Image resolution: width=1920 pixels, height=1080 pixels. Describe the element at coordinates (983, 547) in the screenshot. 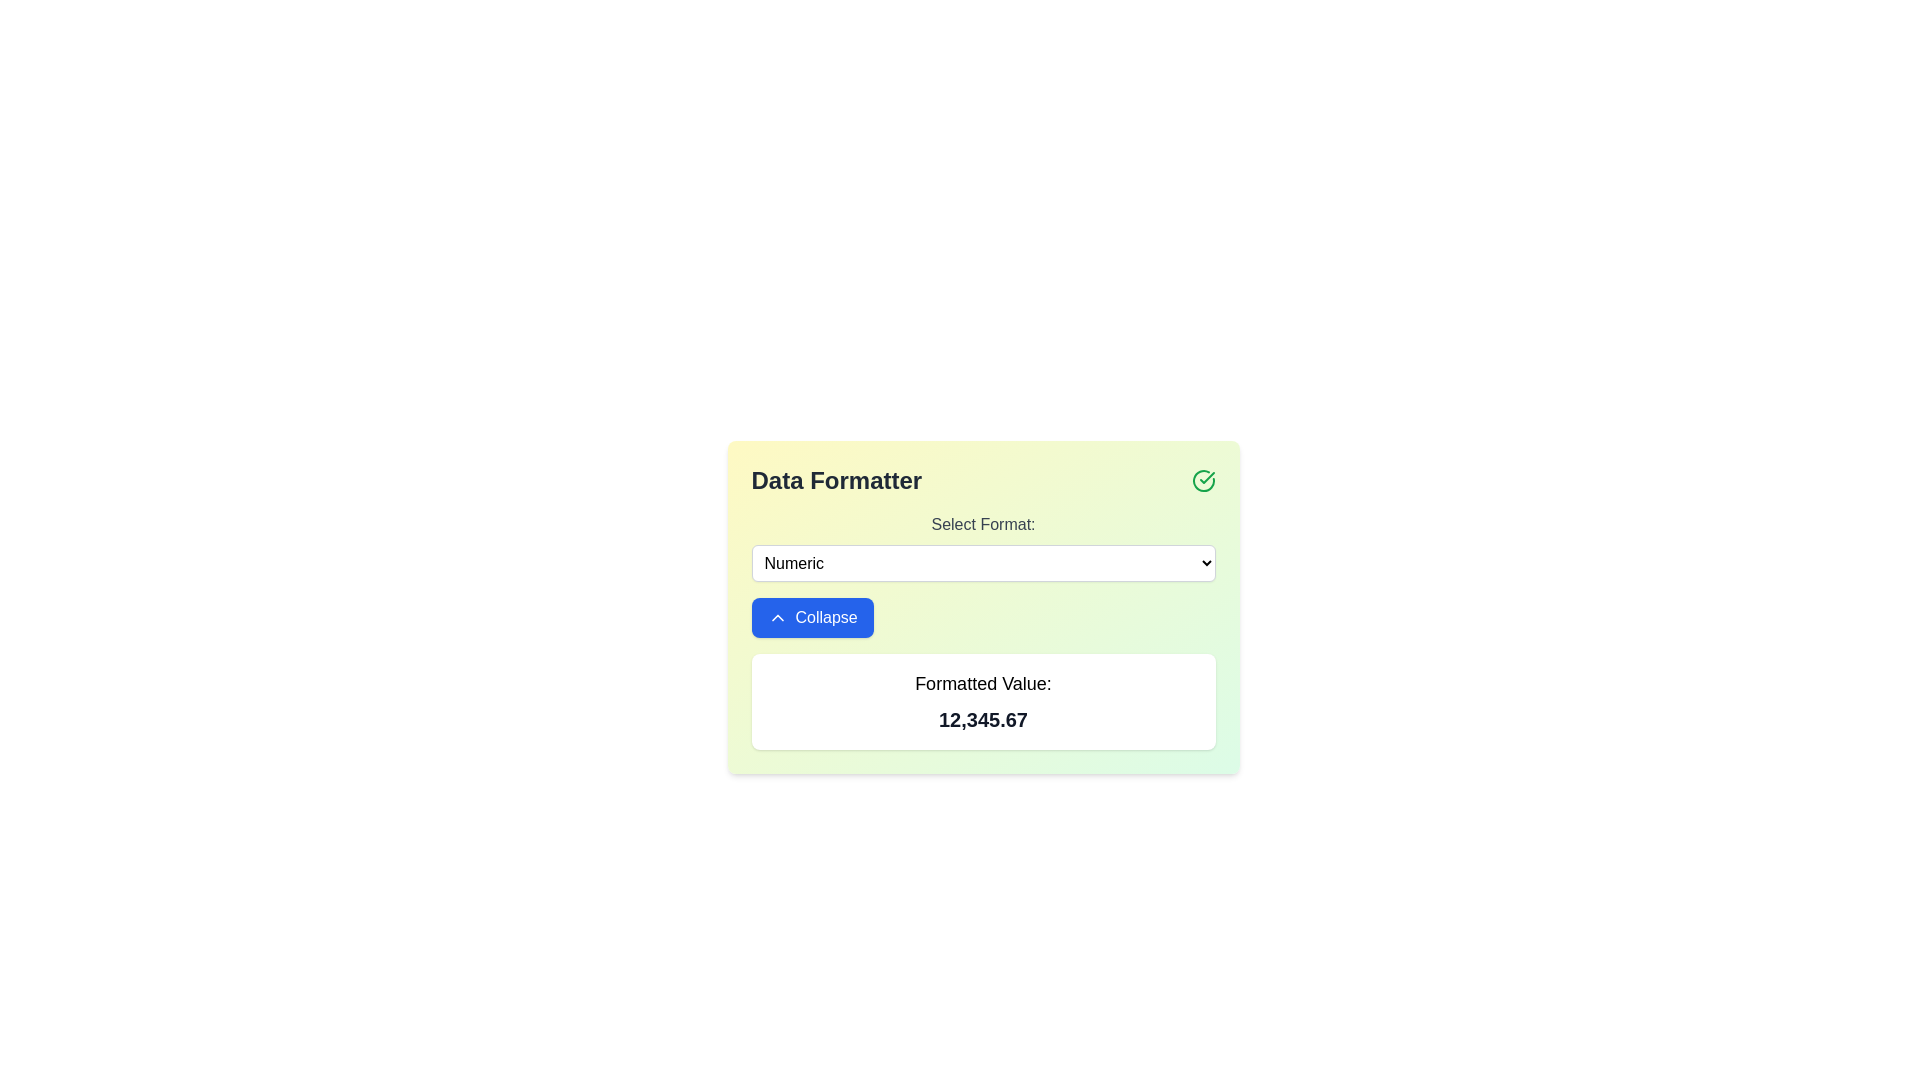

I see `an option from the dropdown menu located in the 'Data Formatter' card, positioned below the header and above the 'Collapse' button` at that location.